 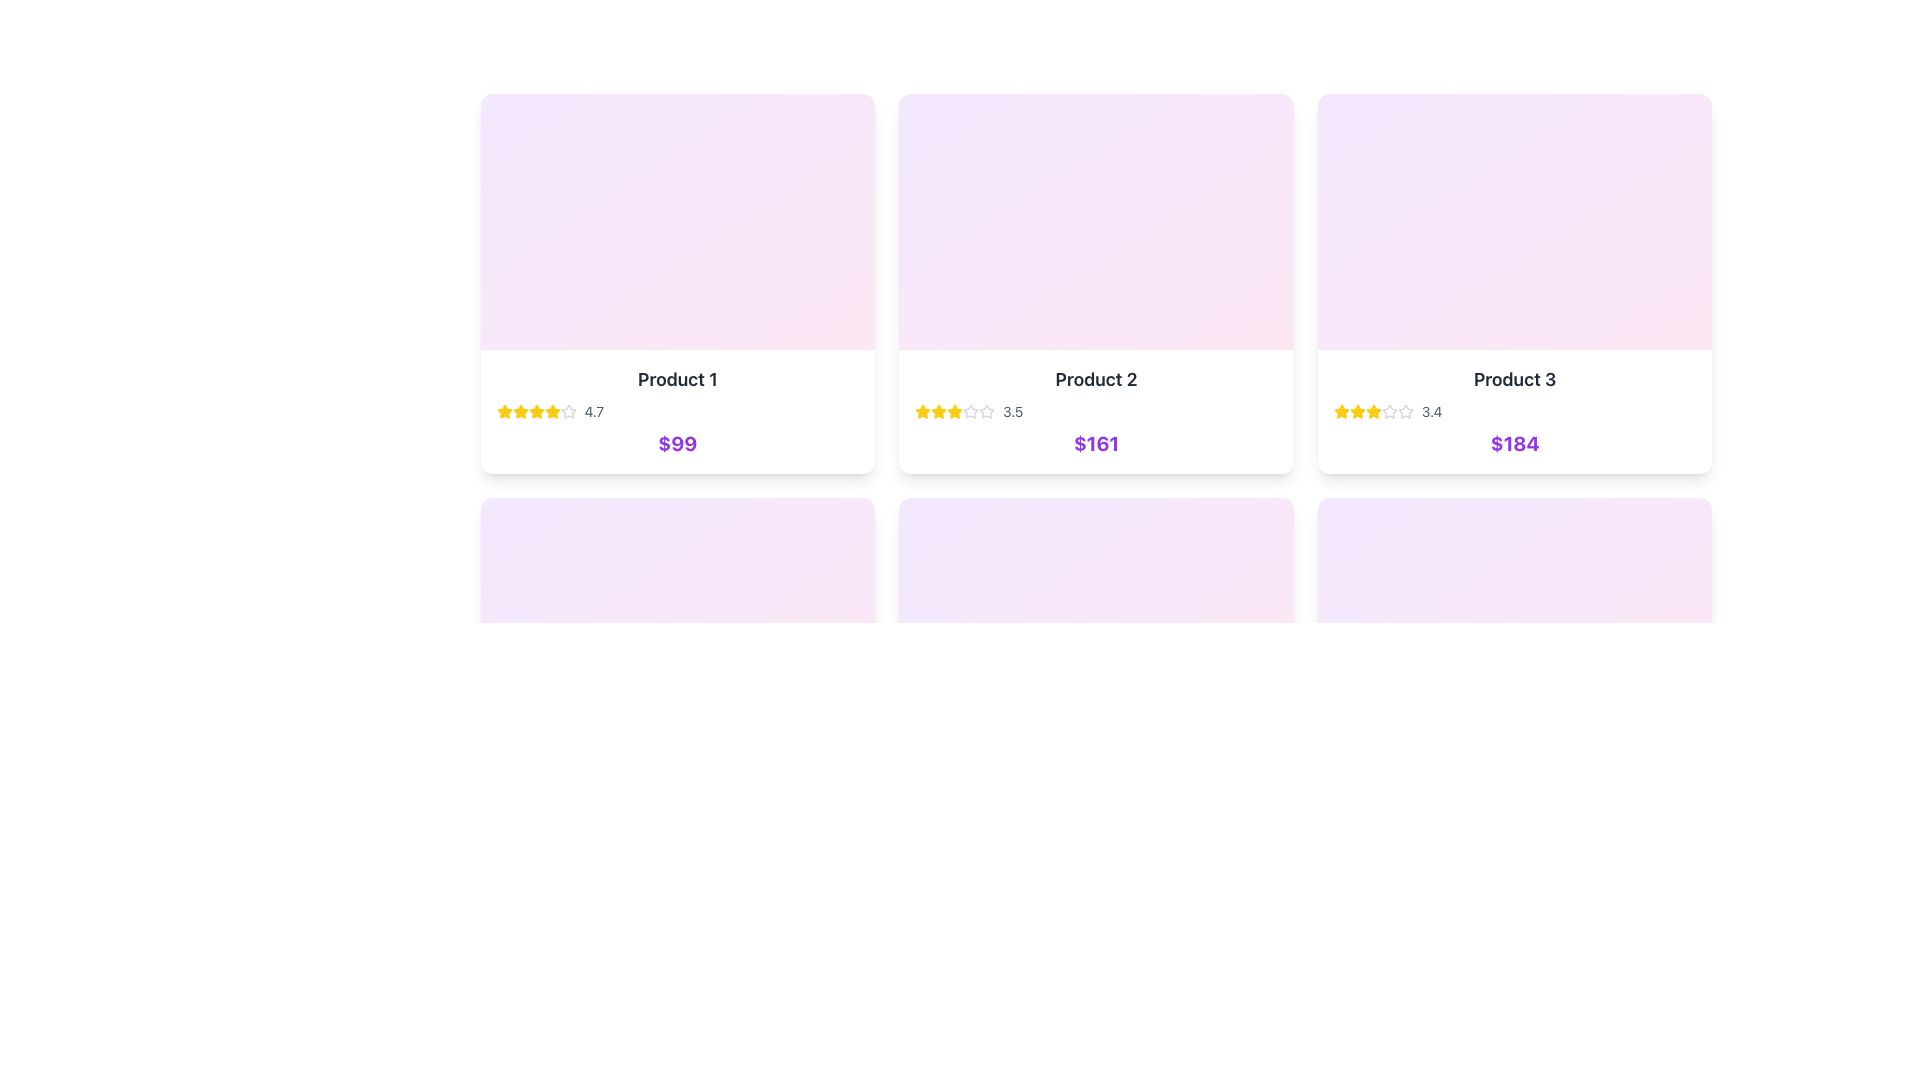 What do you see at coordinates (1262, 123) in the screenshot?
I see `the hover-activated button located in the top-right corner of the 'Product 2' card` at bounding box center [1262, 123].